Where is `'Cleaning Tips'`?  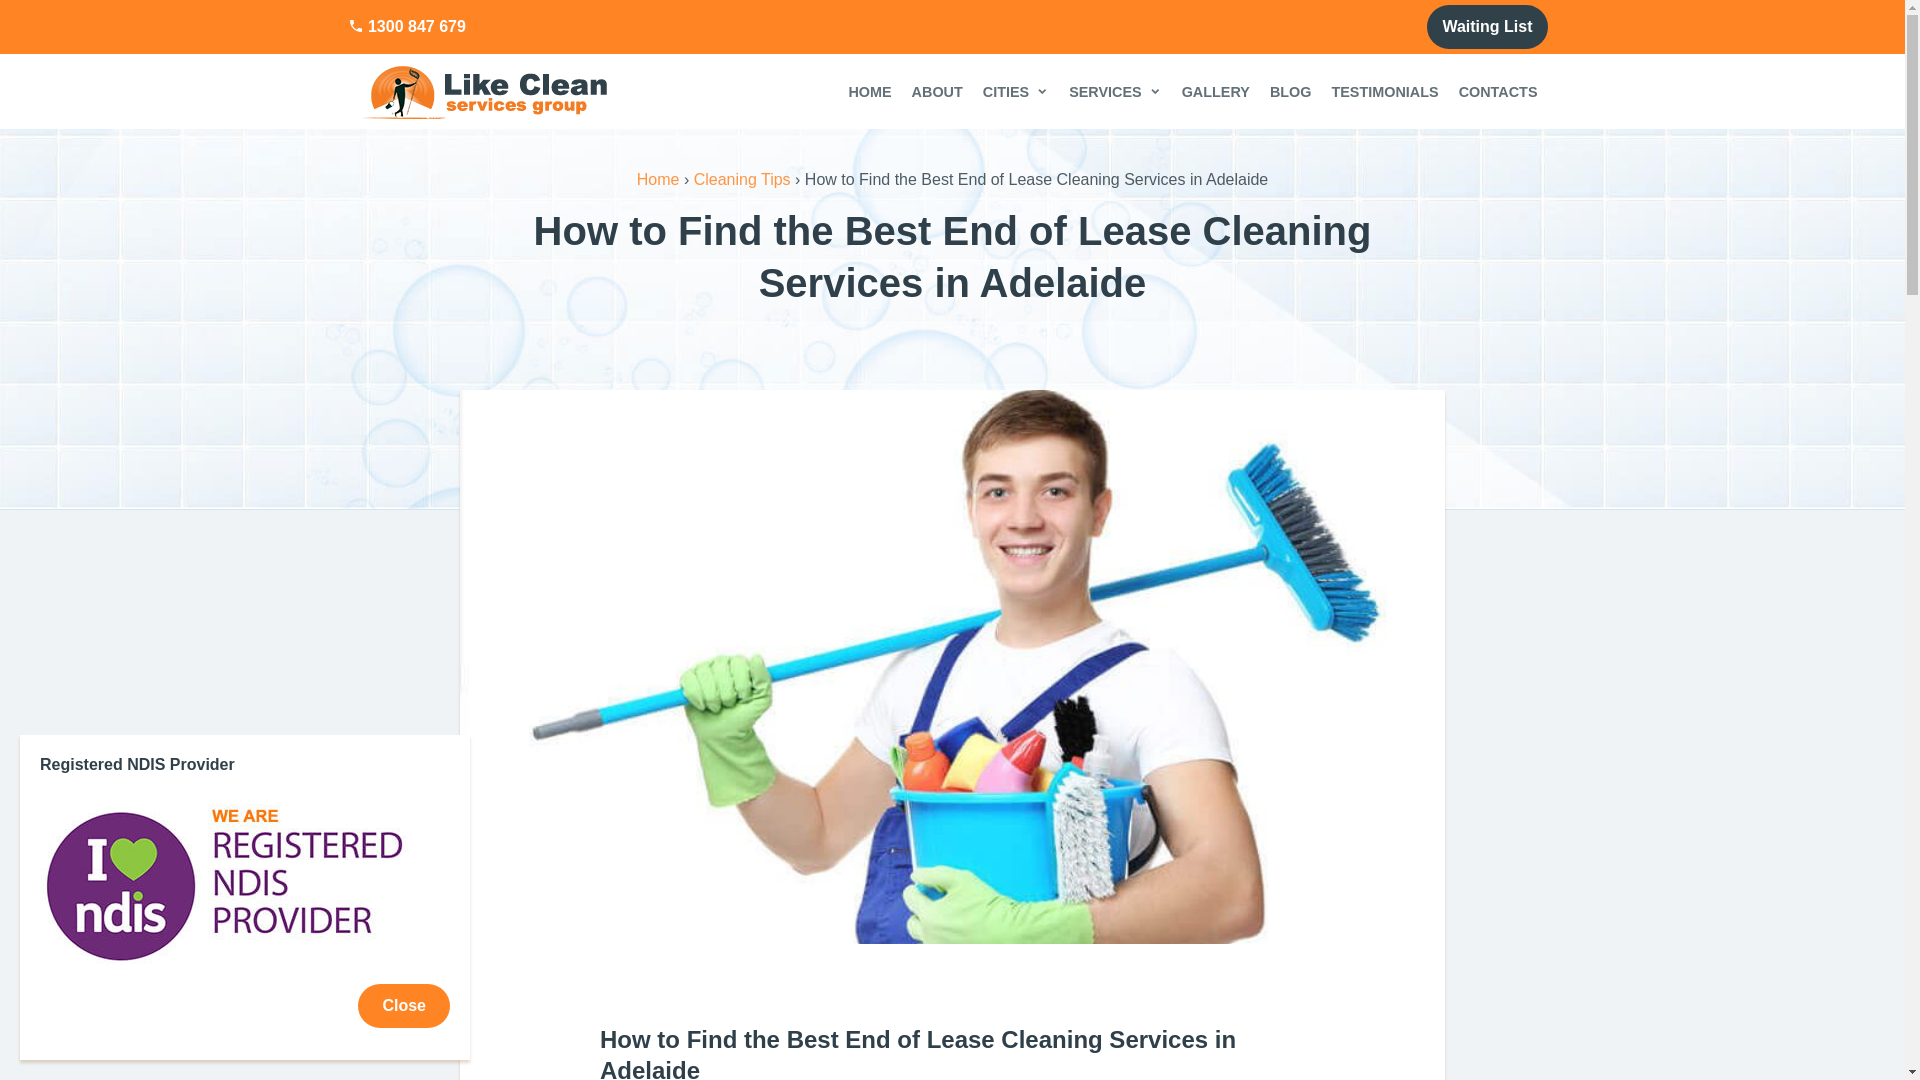 'Cleaning Tips' is located at coordinates (694, 178).